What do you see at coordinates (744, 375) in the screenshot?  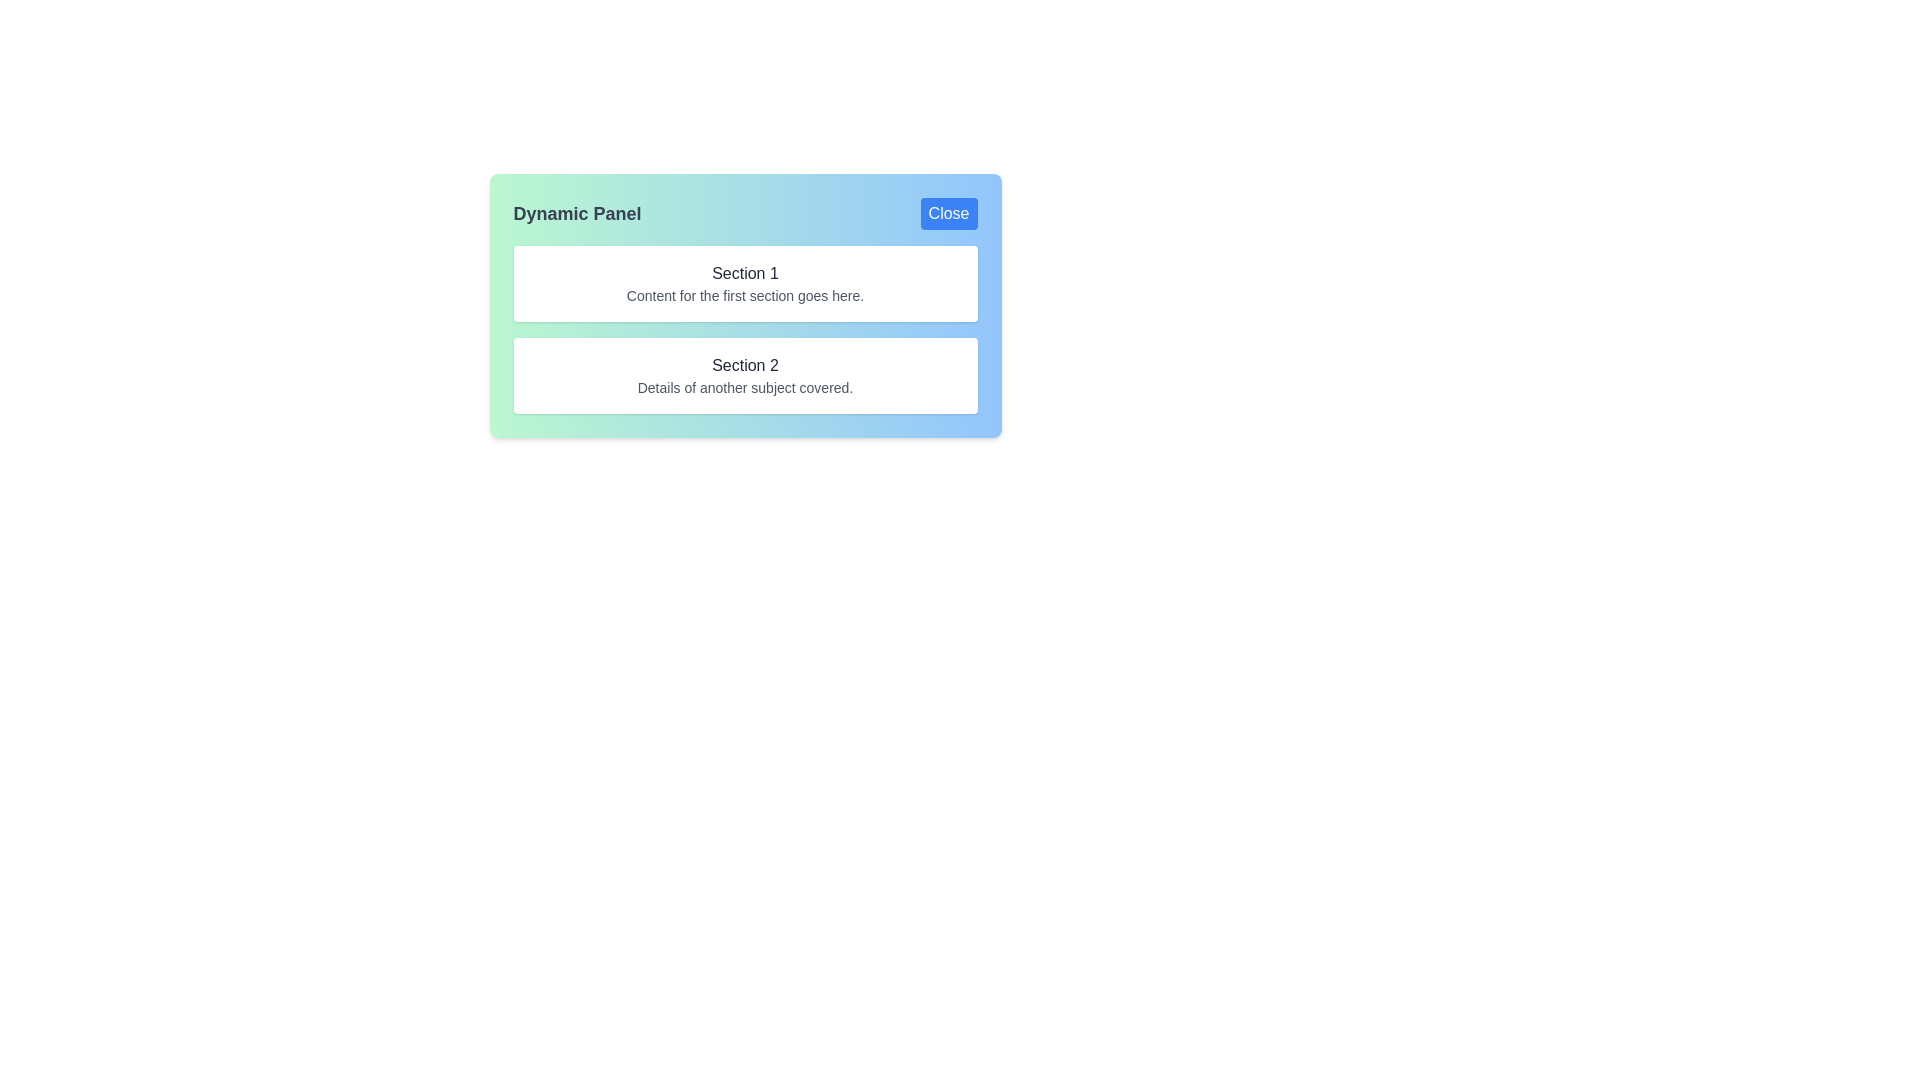 I see `the Informational section titled 'Section 2' which contains the description 'Details of another subject covered.'` at bounding box center [744, 375].